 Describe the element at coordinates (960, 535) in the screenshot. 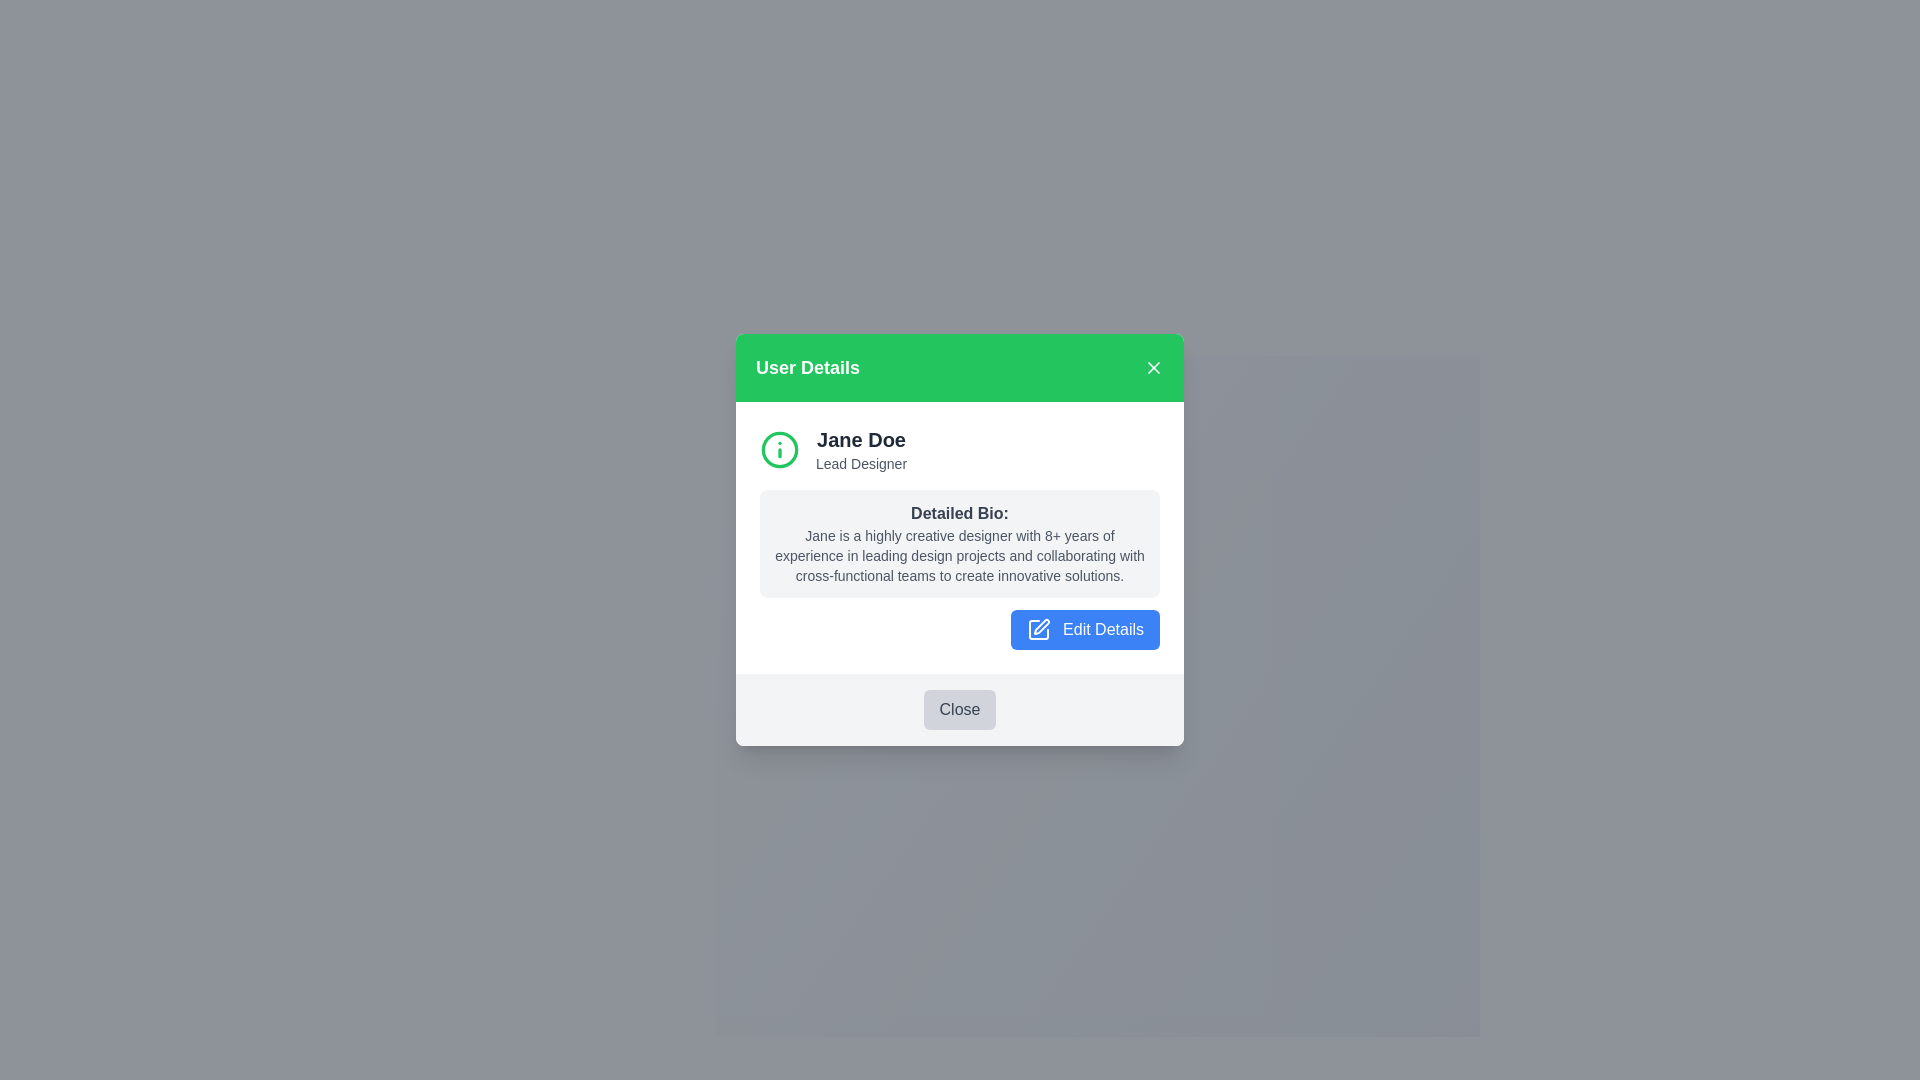

I see `editable text information section centered in the modal dialogue box under the 'User Details' heading` at that location.